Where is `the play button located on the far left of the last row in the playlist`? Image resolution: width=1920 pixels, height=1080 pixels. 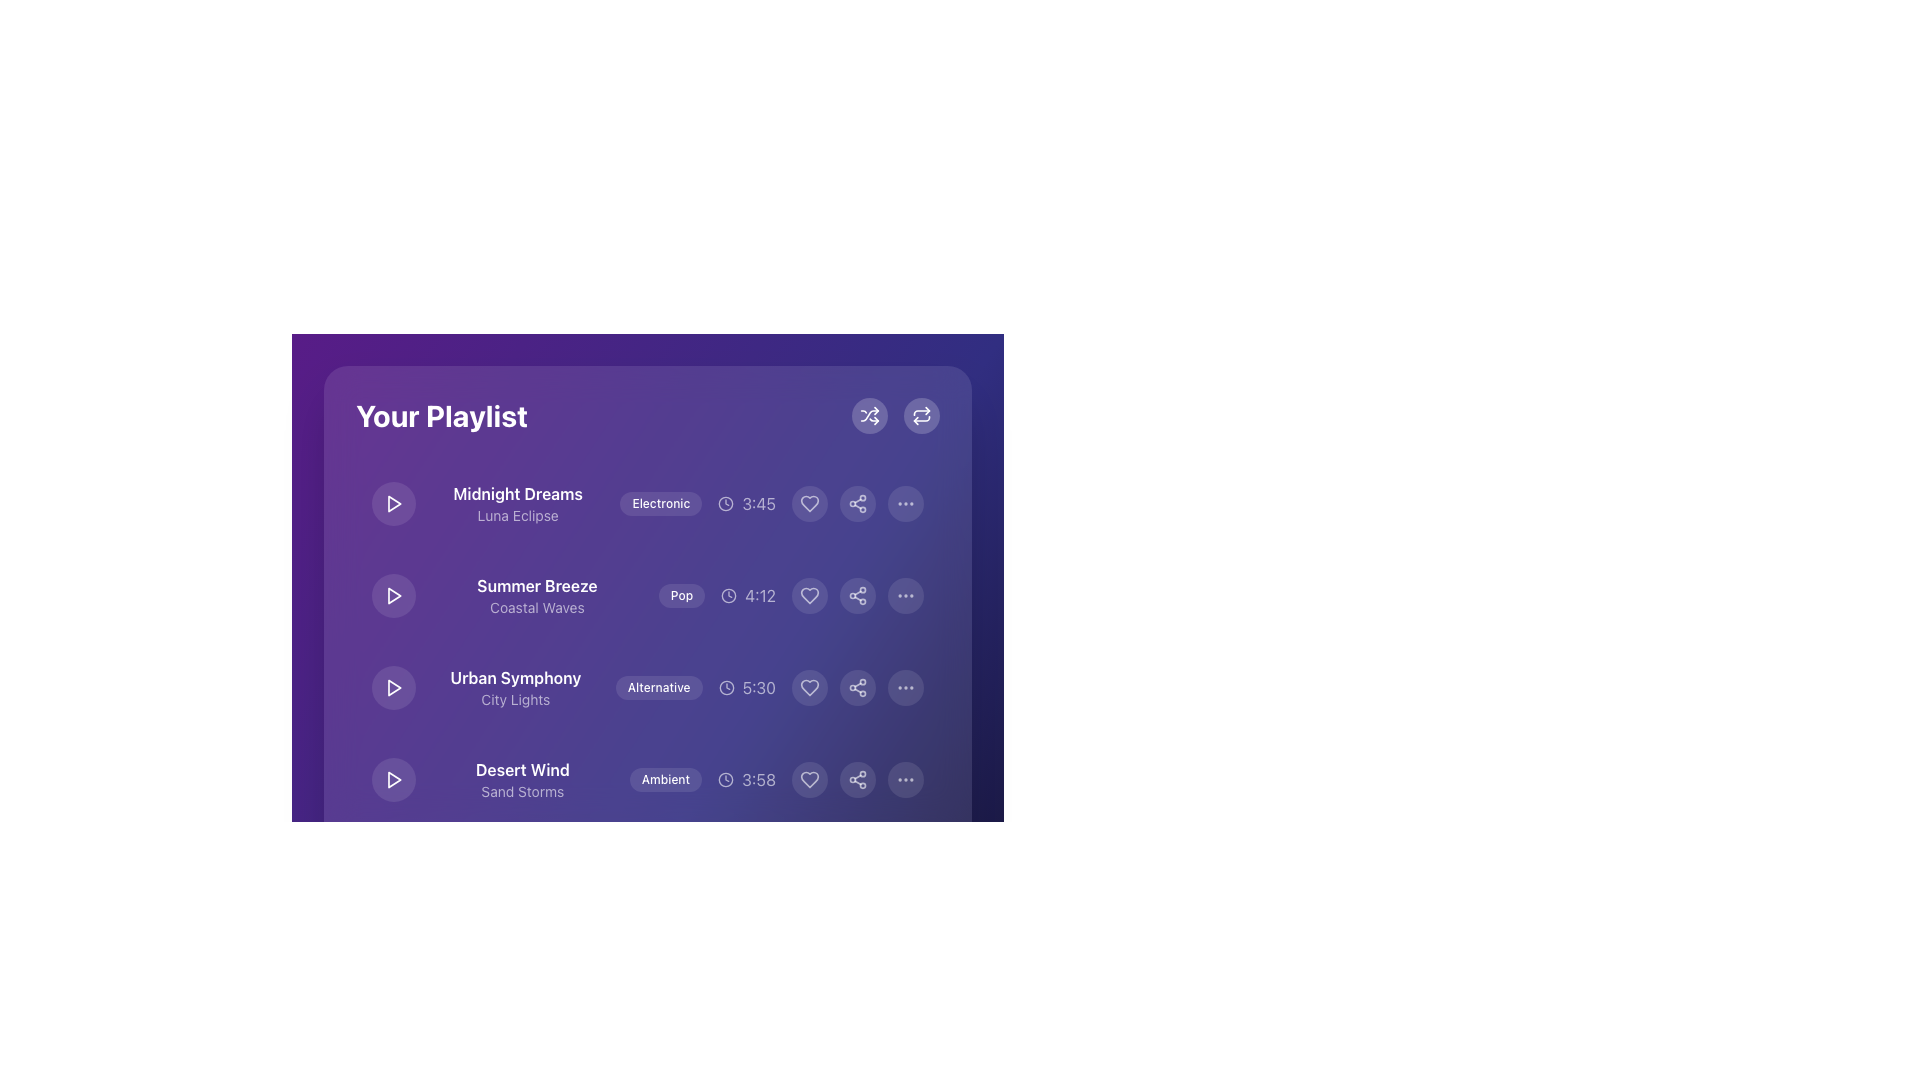
the play button located on the far left of the last row in the playlist is located at coordinates (393, 778).